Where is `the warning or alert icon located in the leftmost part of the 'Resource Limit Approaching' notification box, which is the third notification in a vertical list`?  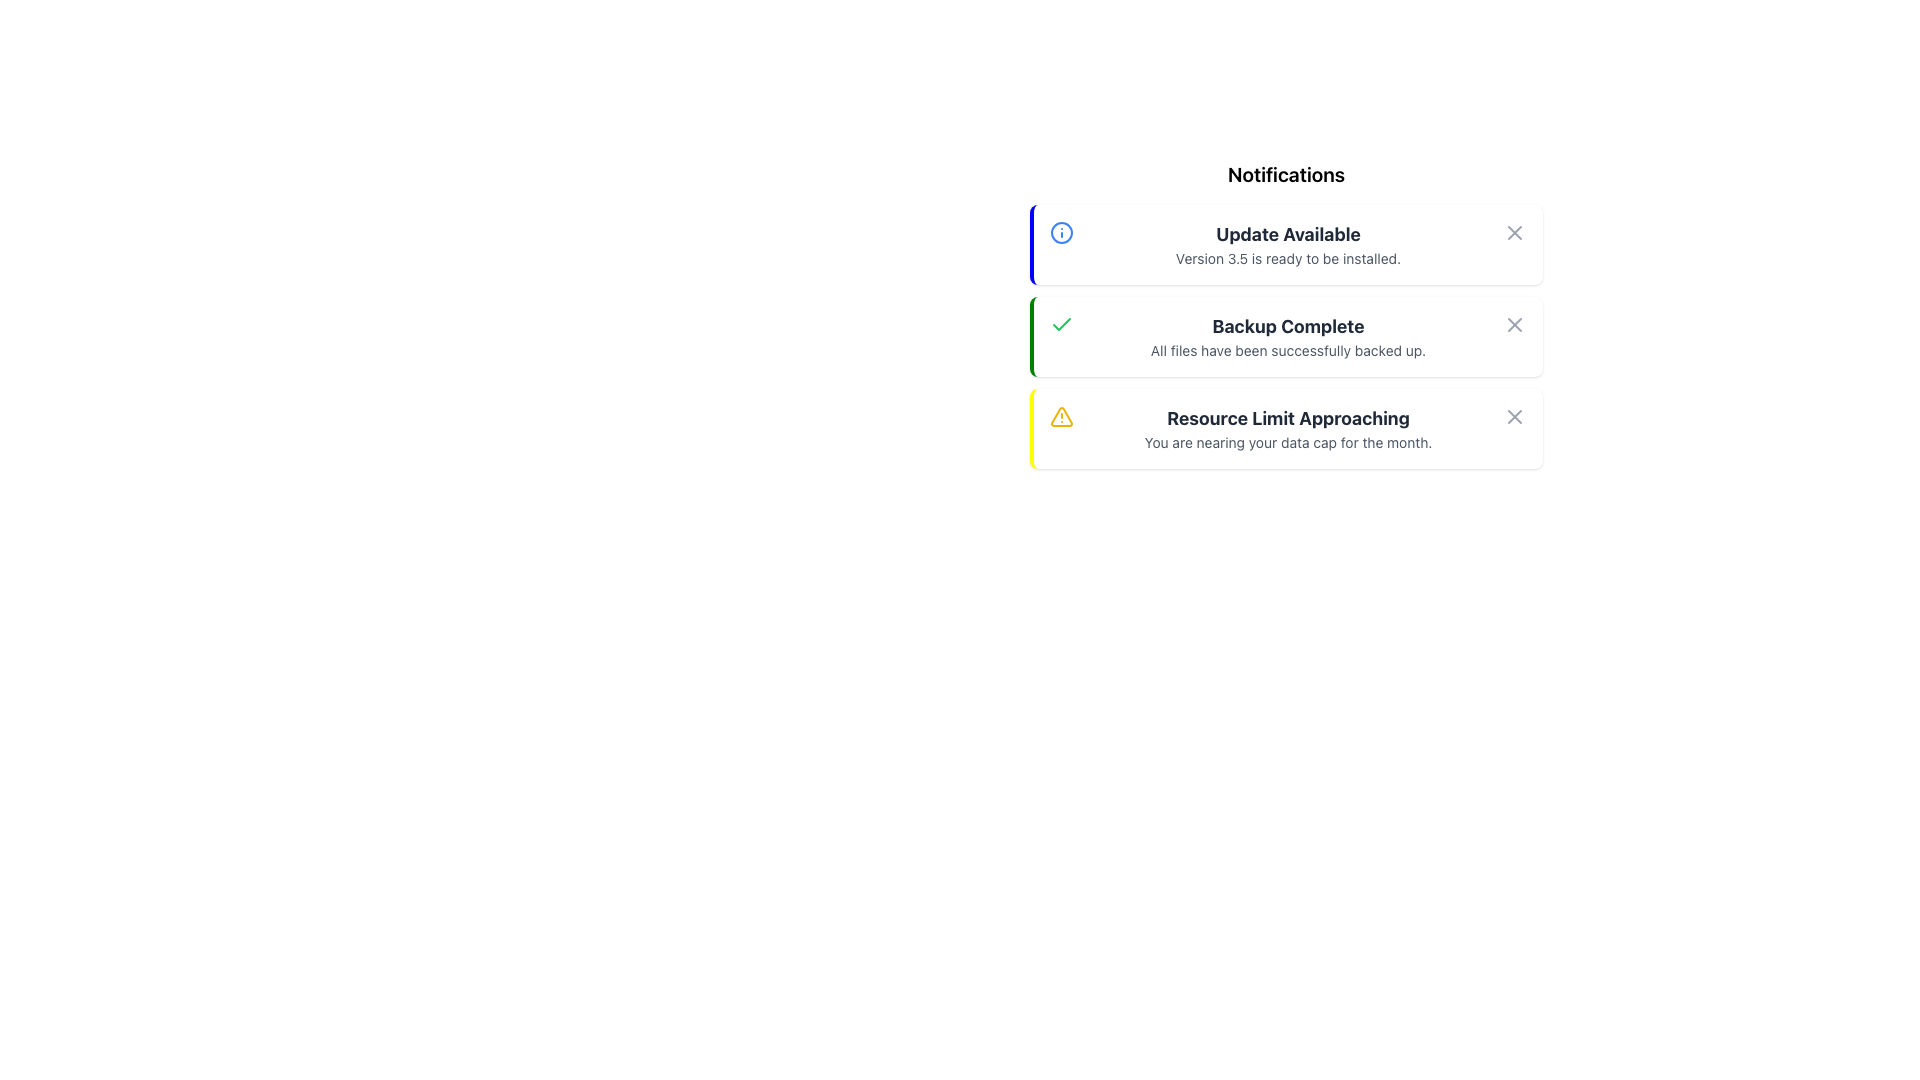 the warning or alert icon located in the leftmost part of the 'Resource Limit Approaching' notification box, which is the third notification in a vertical list is located at coordinates (1060, 415).